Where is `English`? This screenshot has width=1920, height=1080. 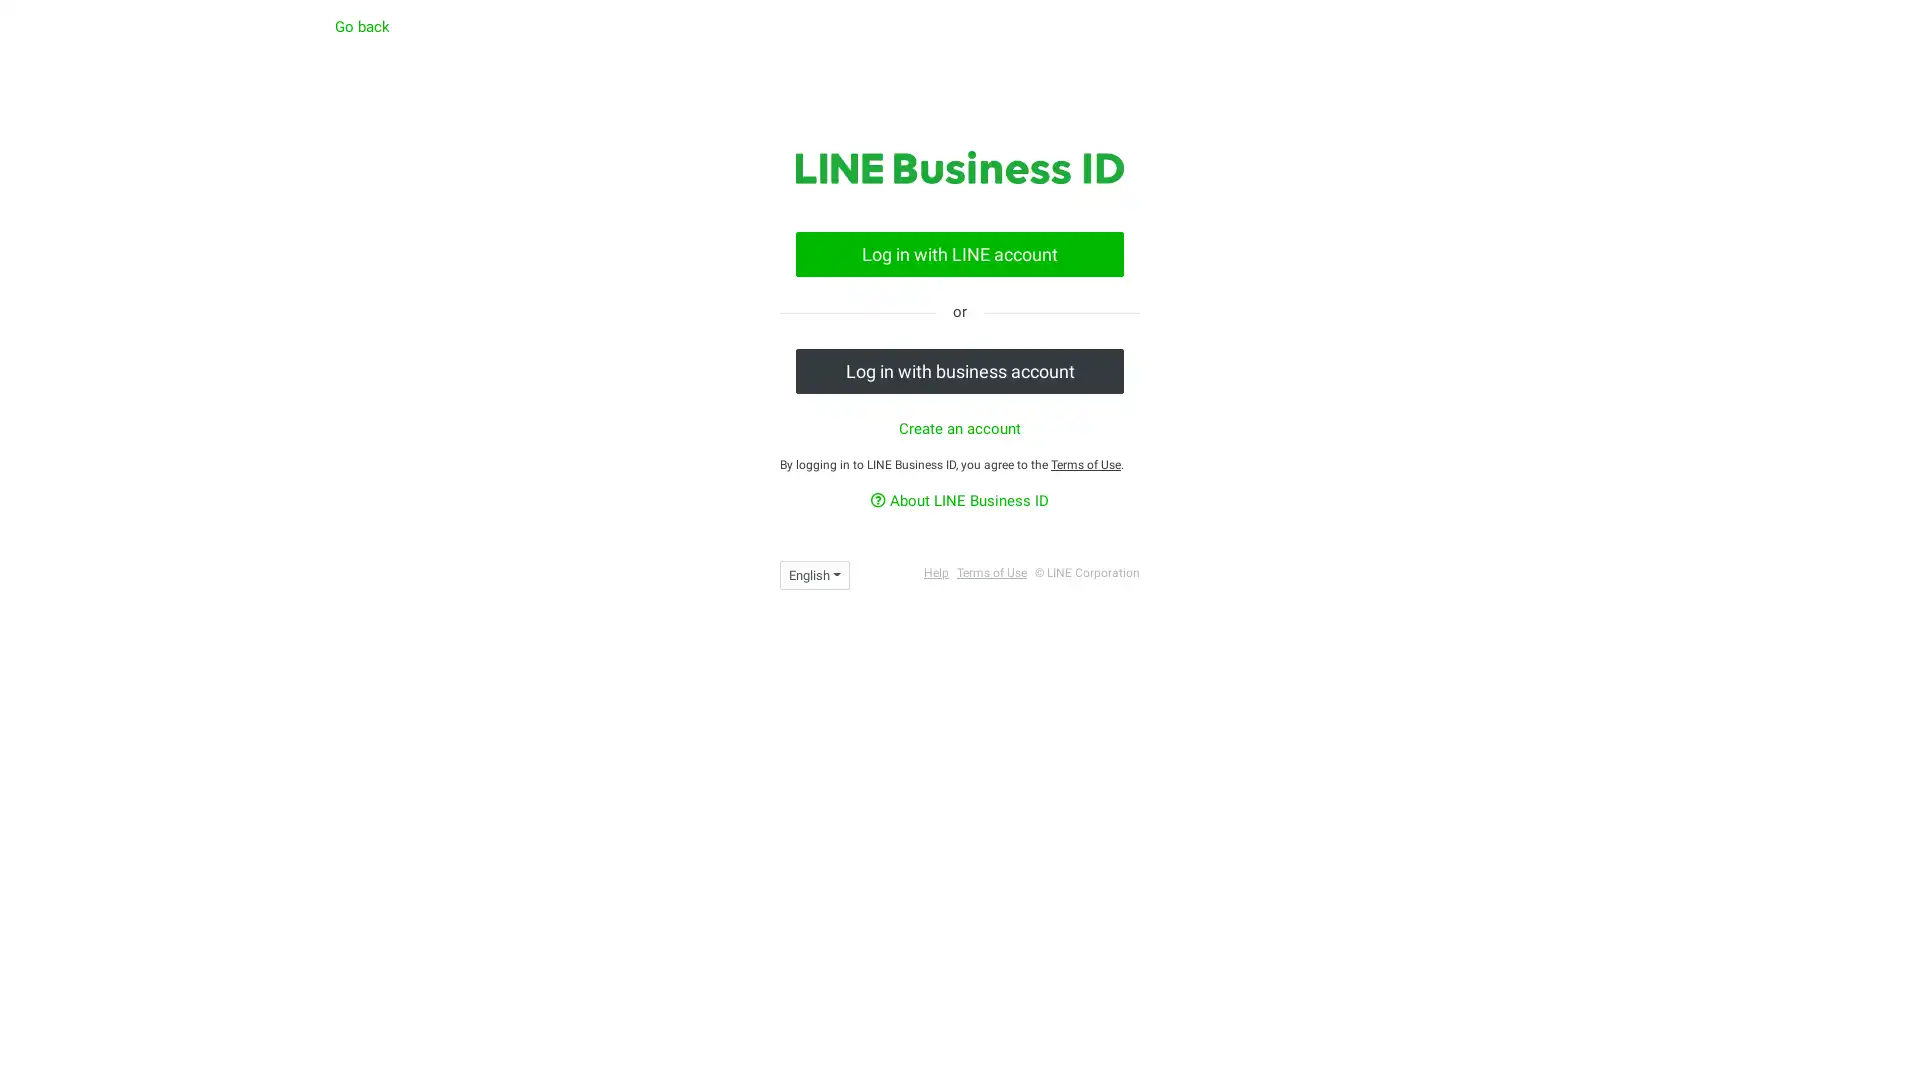
English is located at coordinates (815, 574).